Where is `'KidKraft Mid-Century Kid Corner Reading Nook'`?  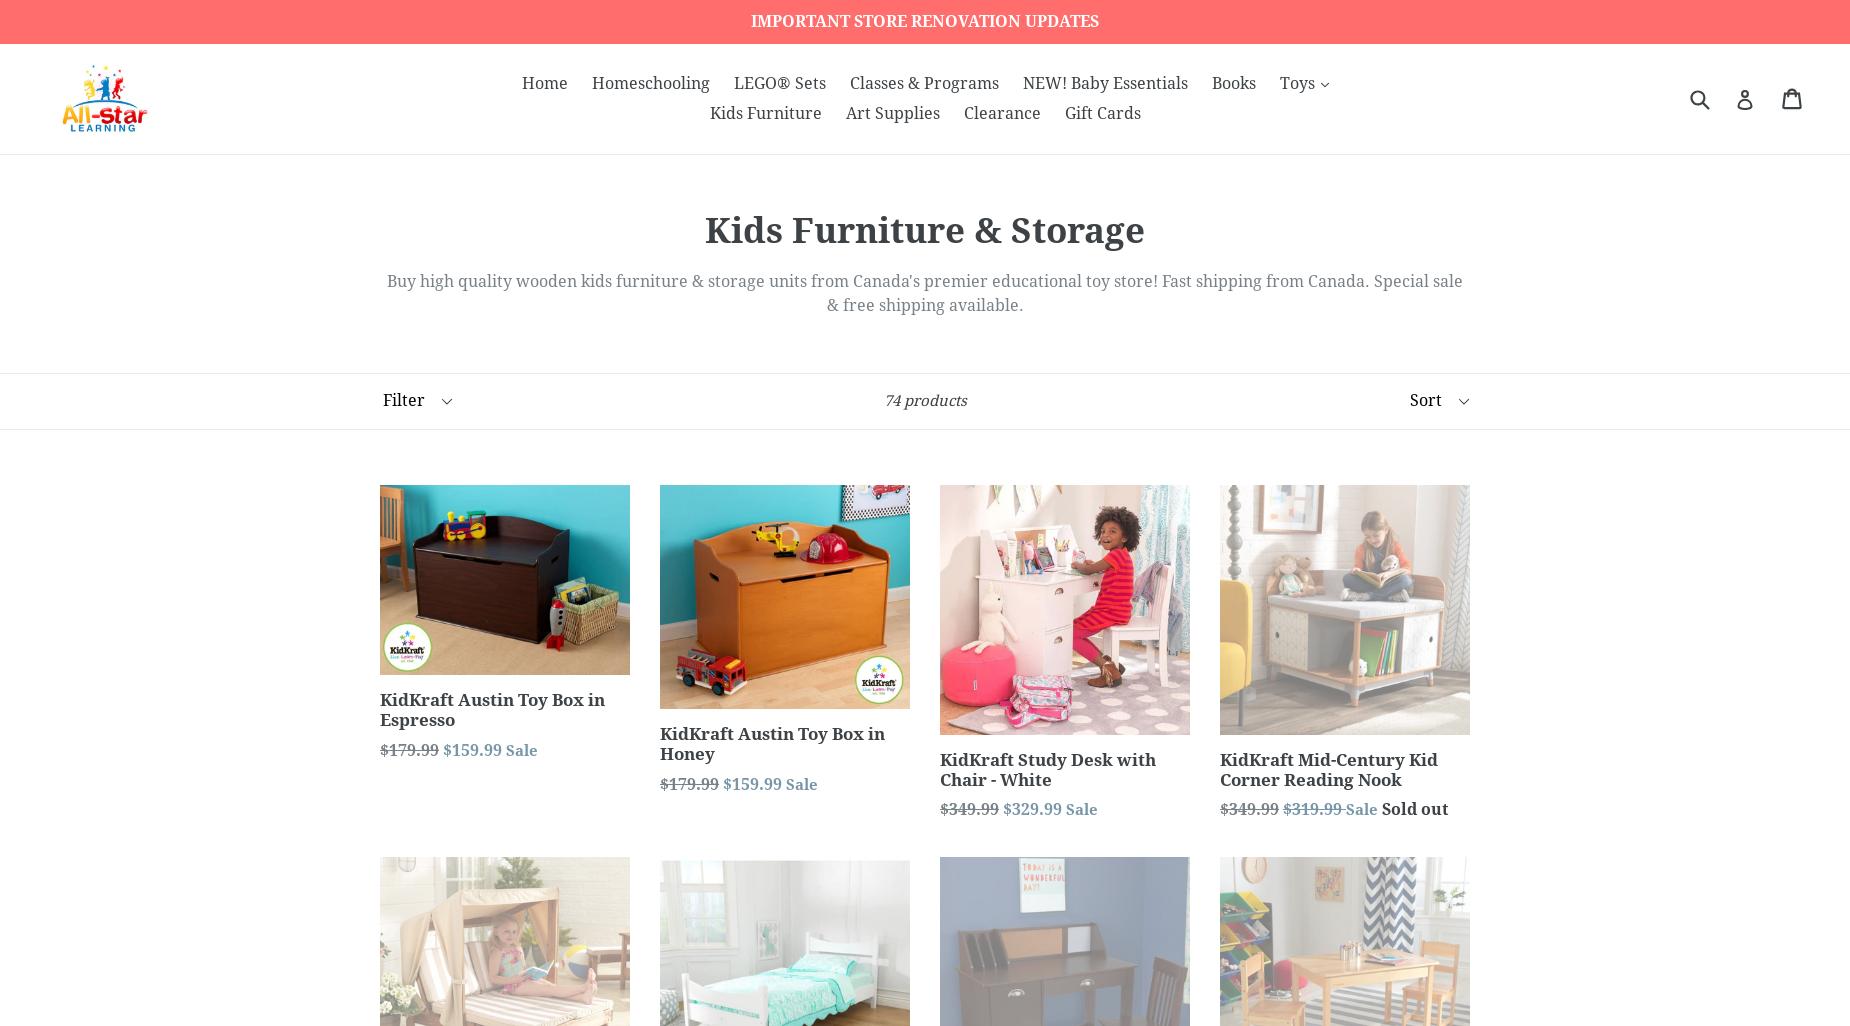 'KidKraft Mid-Century Kid Corner Reading Nook' is located at coordinates (1328, 768).